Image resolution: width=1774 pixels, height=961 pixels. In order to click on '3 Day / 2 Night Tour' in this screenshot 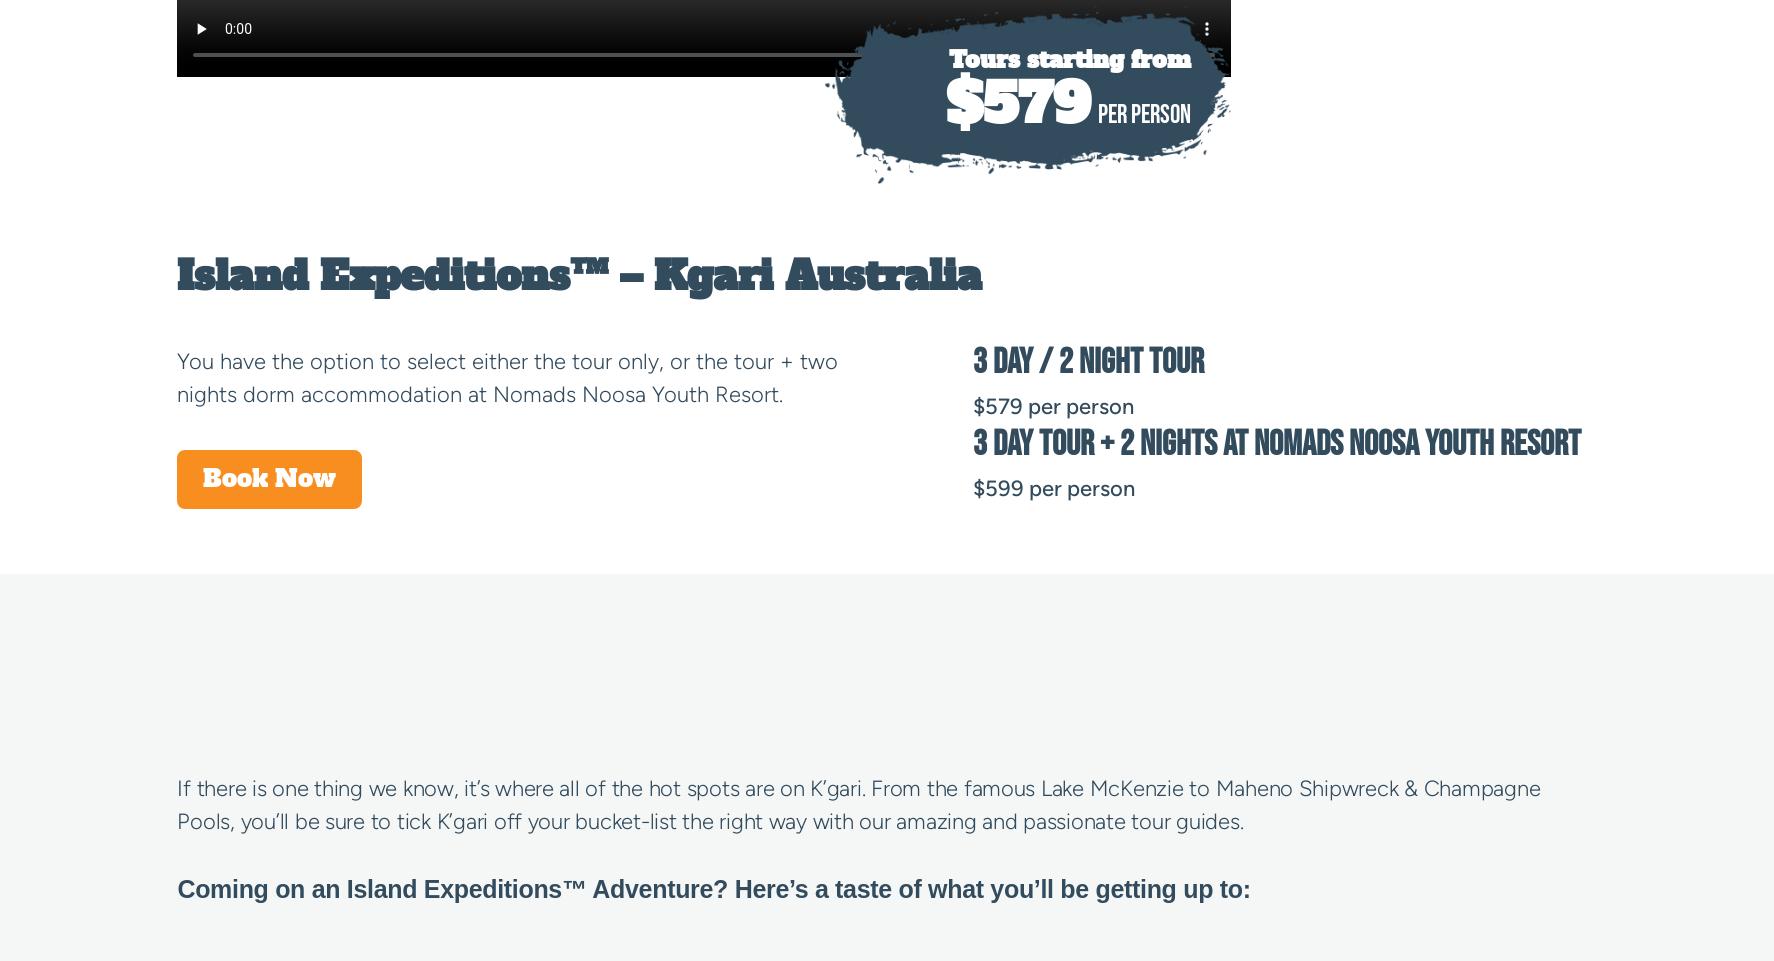, I will do `click(1087, 361)`.